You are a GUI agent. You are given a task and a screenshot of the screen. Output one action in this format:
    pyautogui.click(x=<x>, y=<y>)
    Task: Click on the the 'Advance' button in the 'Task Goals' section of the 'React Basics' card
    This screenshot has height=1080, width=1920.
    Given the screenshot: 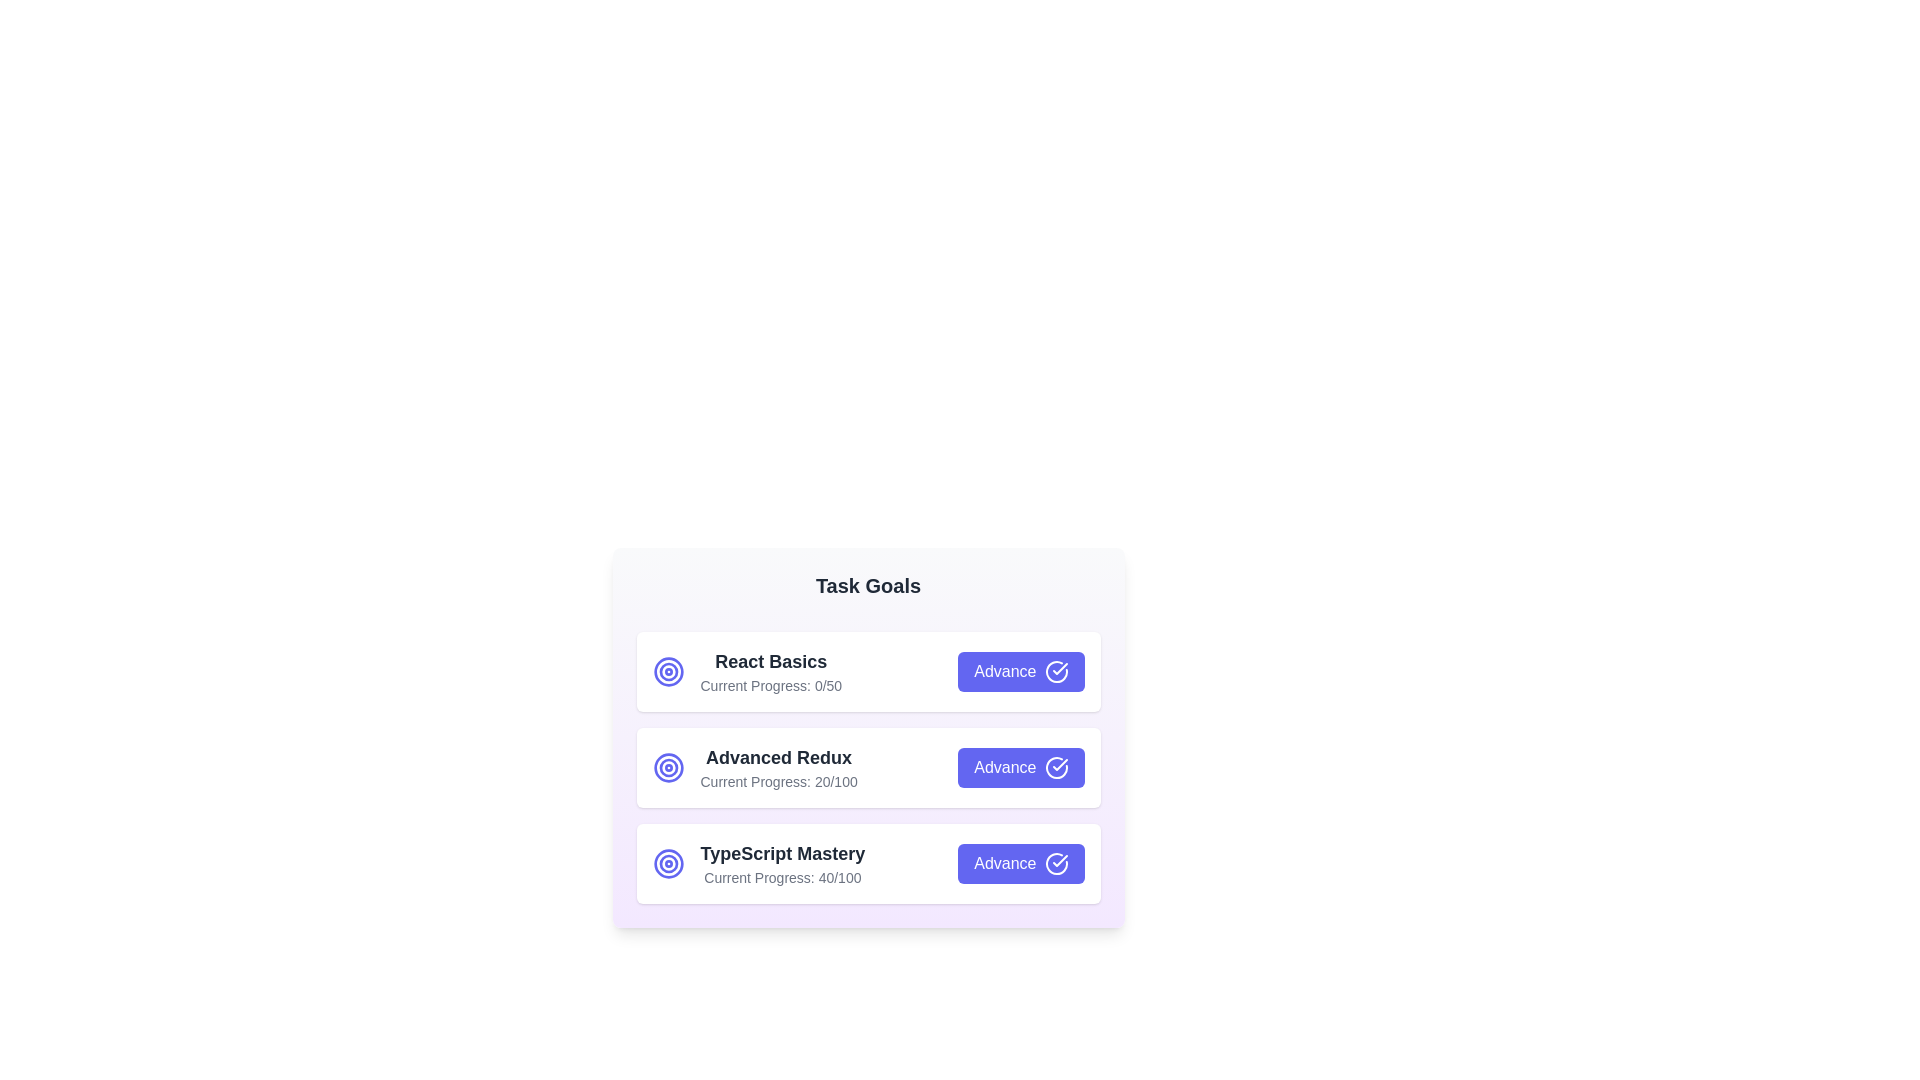 What is the action you would take?
    pyautogui.click(x=1021, y=671)
    